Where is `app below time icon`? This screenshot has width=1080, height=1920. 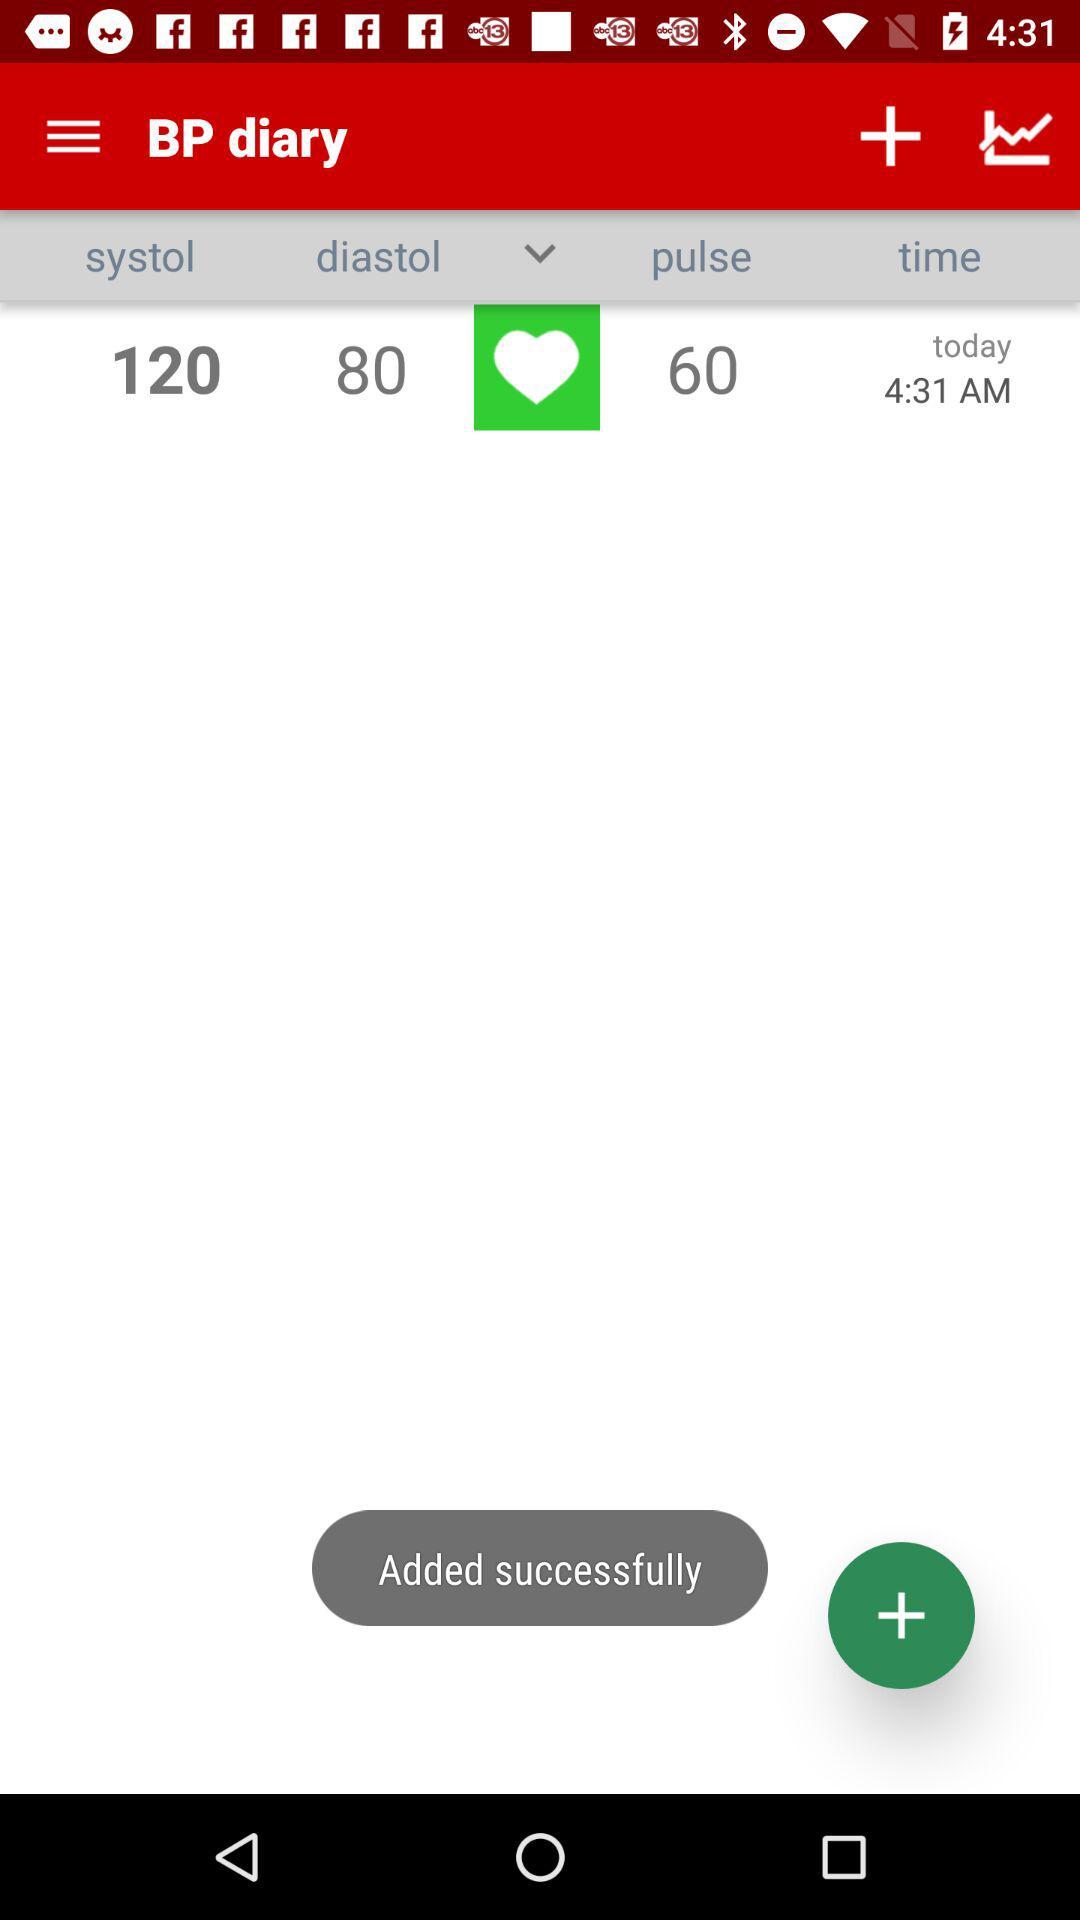 app below time icon is located at coordinates (971, 344).